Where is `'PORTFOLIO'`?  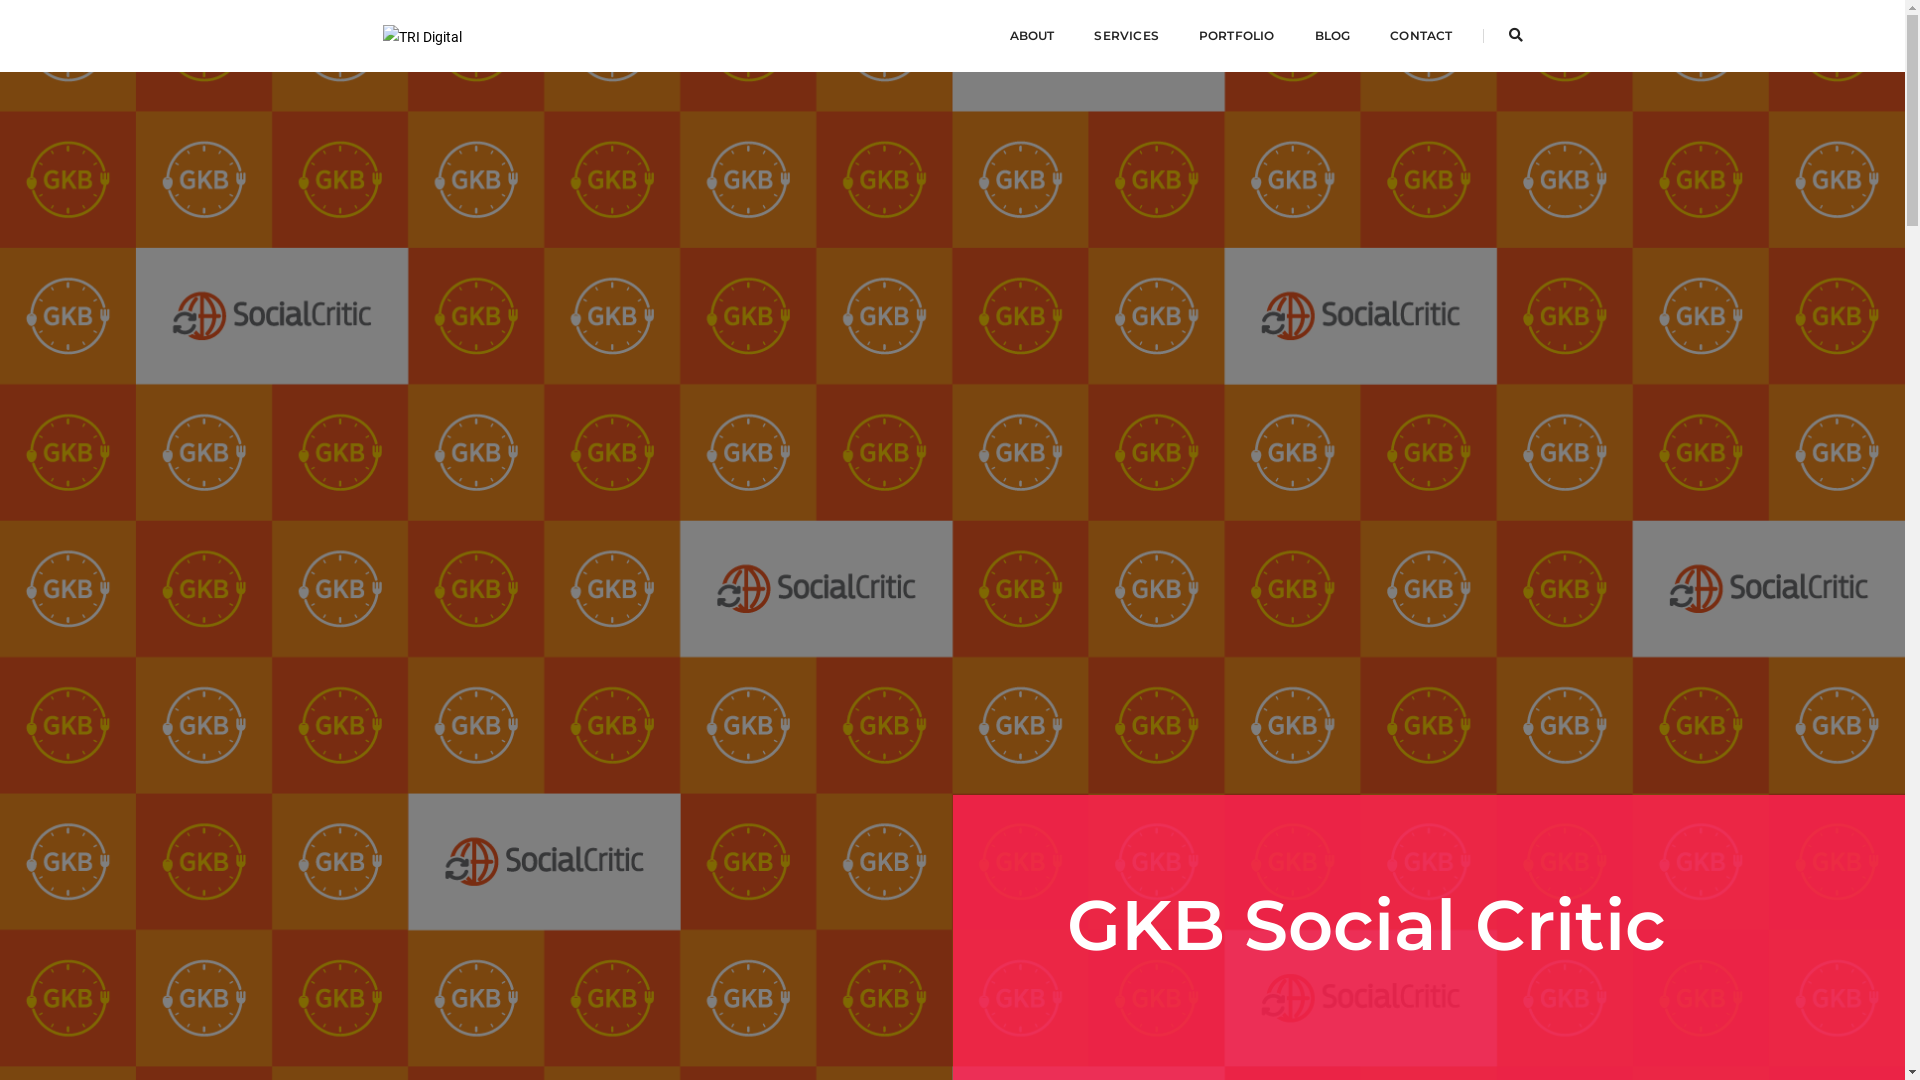 'PORTFOLIO' is located at coordinates (1236, 35).